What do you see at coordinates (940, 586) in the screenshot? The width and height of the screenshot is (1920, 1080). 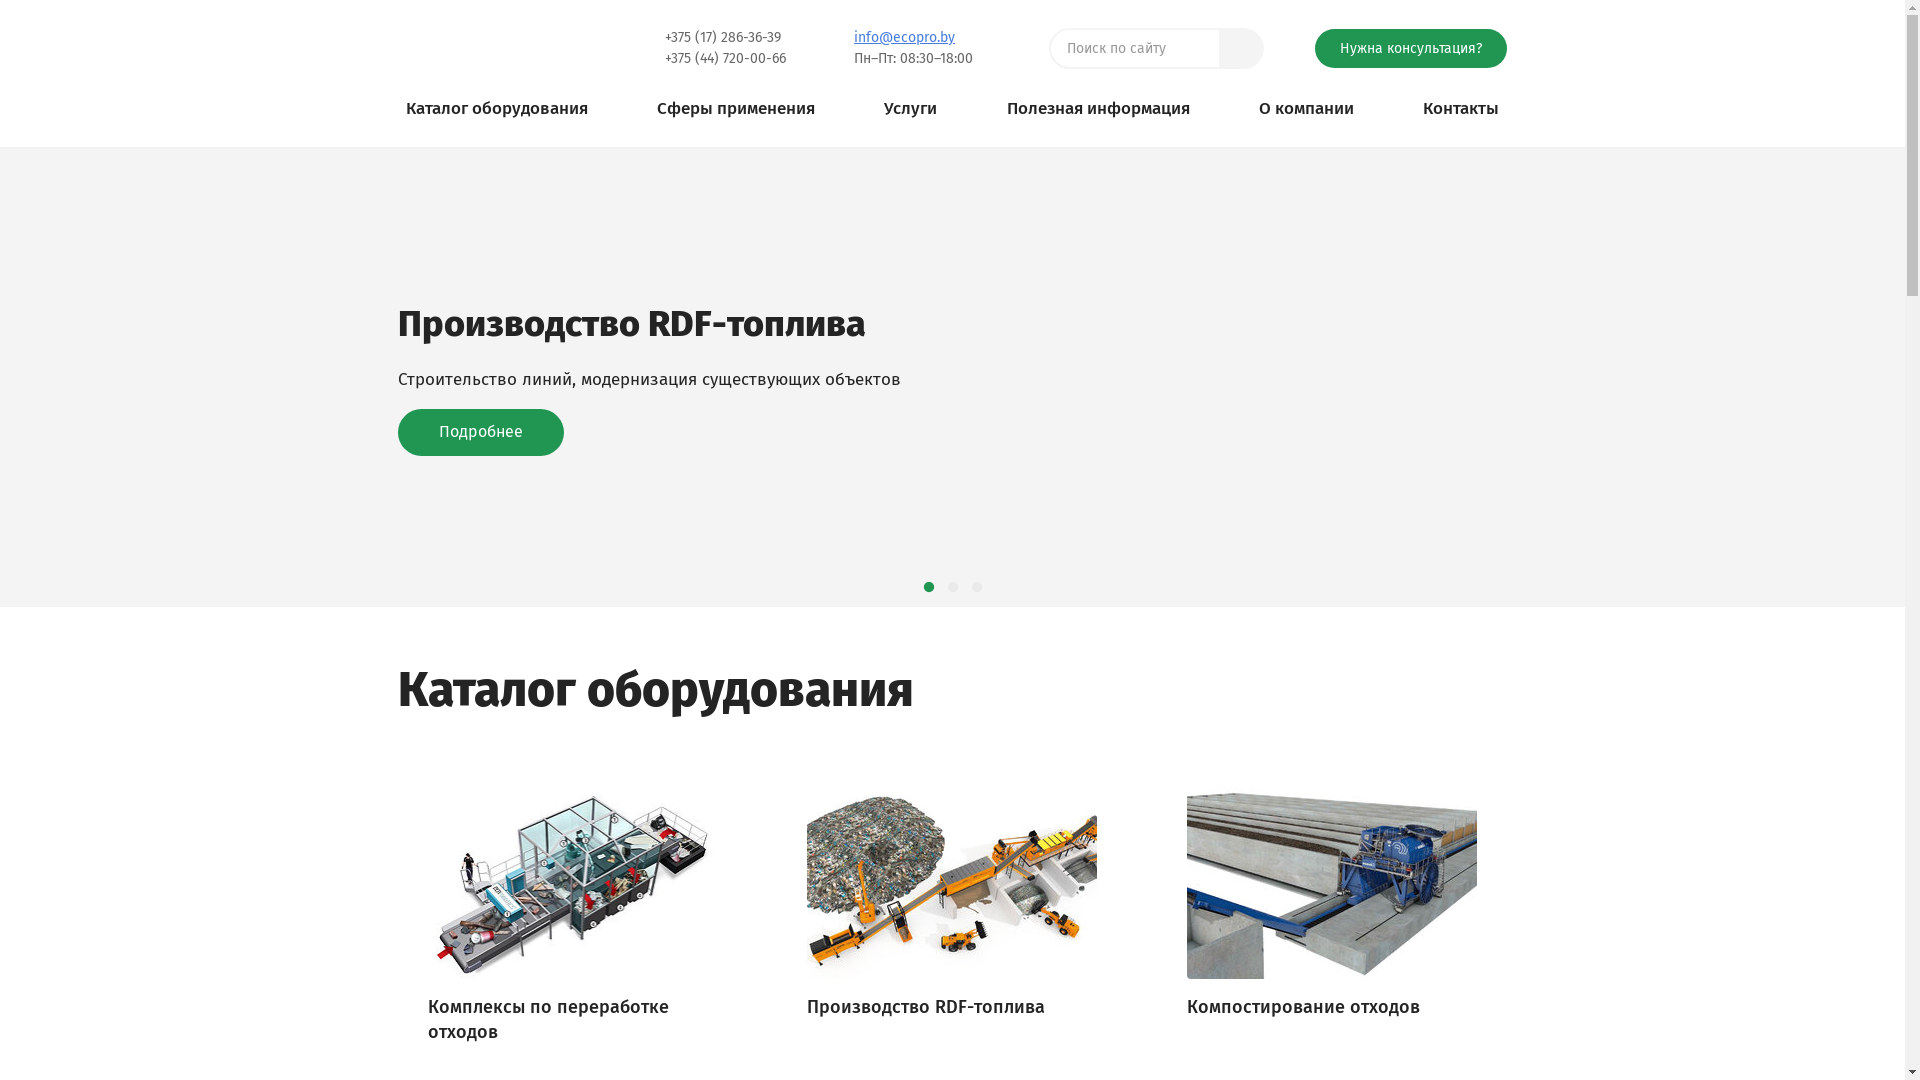 I see `'2'` at bounding box center [940, 586].